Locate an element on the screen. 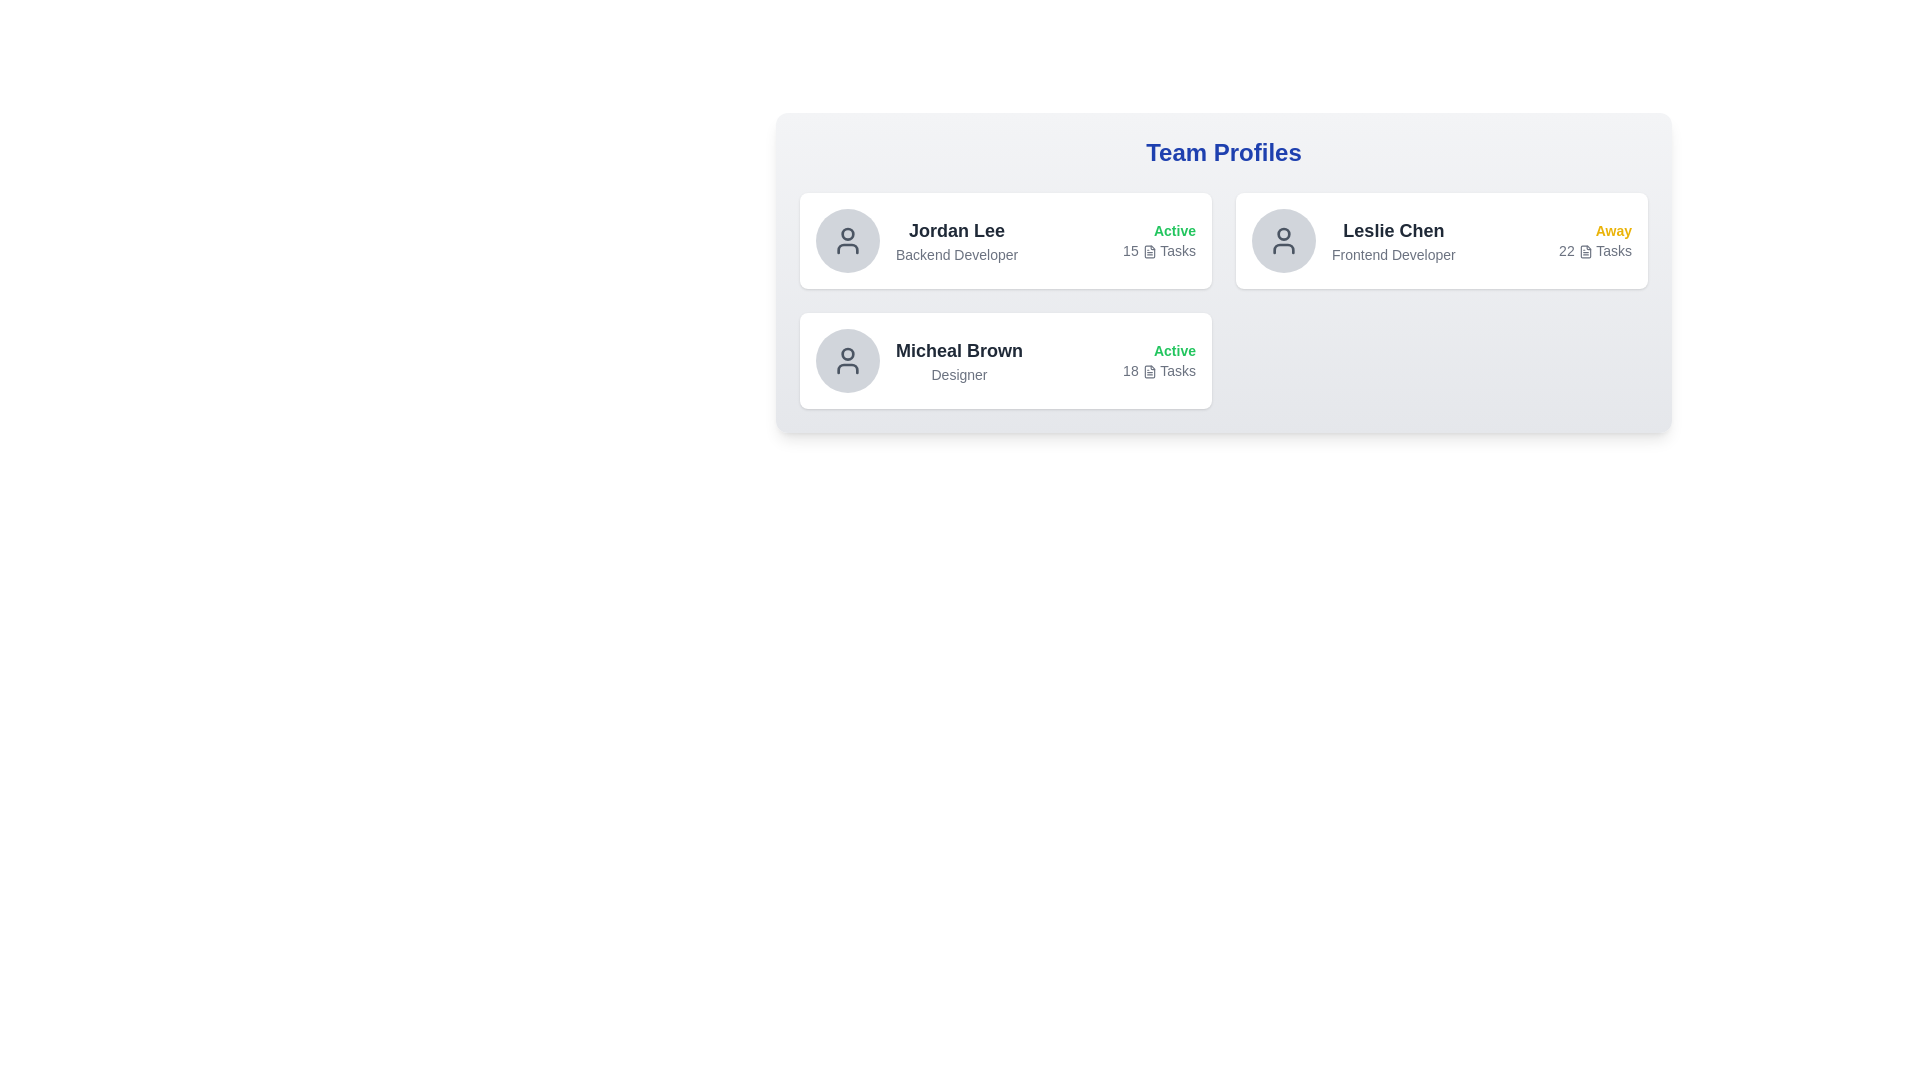 This screenshot has height=1080, width=1920. the text label displaying 'Micheal Brown' in the second information card of the 'Team Profiles' section is located at coordinates (958, 350).